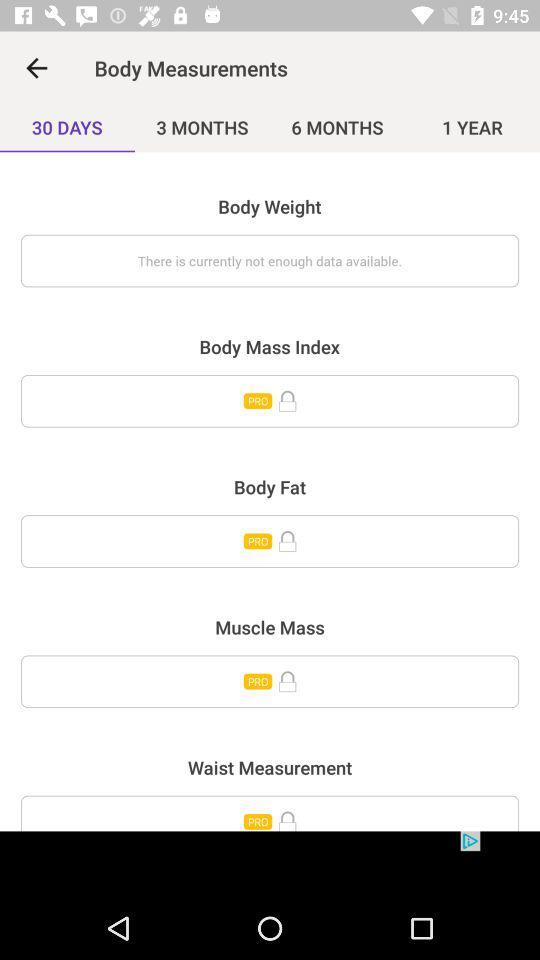 The image size is (540, 960). What do you see at coordinates (270, 681) in the screenshot?
I see `muscle mass information` at bounding box center [270, 681].